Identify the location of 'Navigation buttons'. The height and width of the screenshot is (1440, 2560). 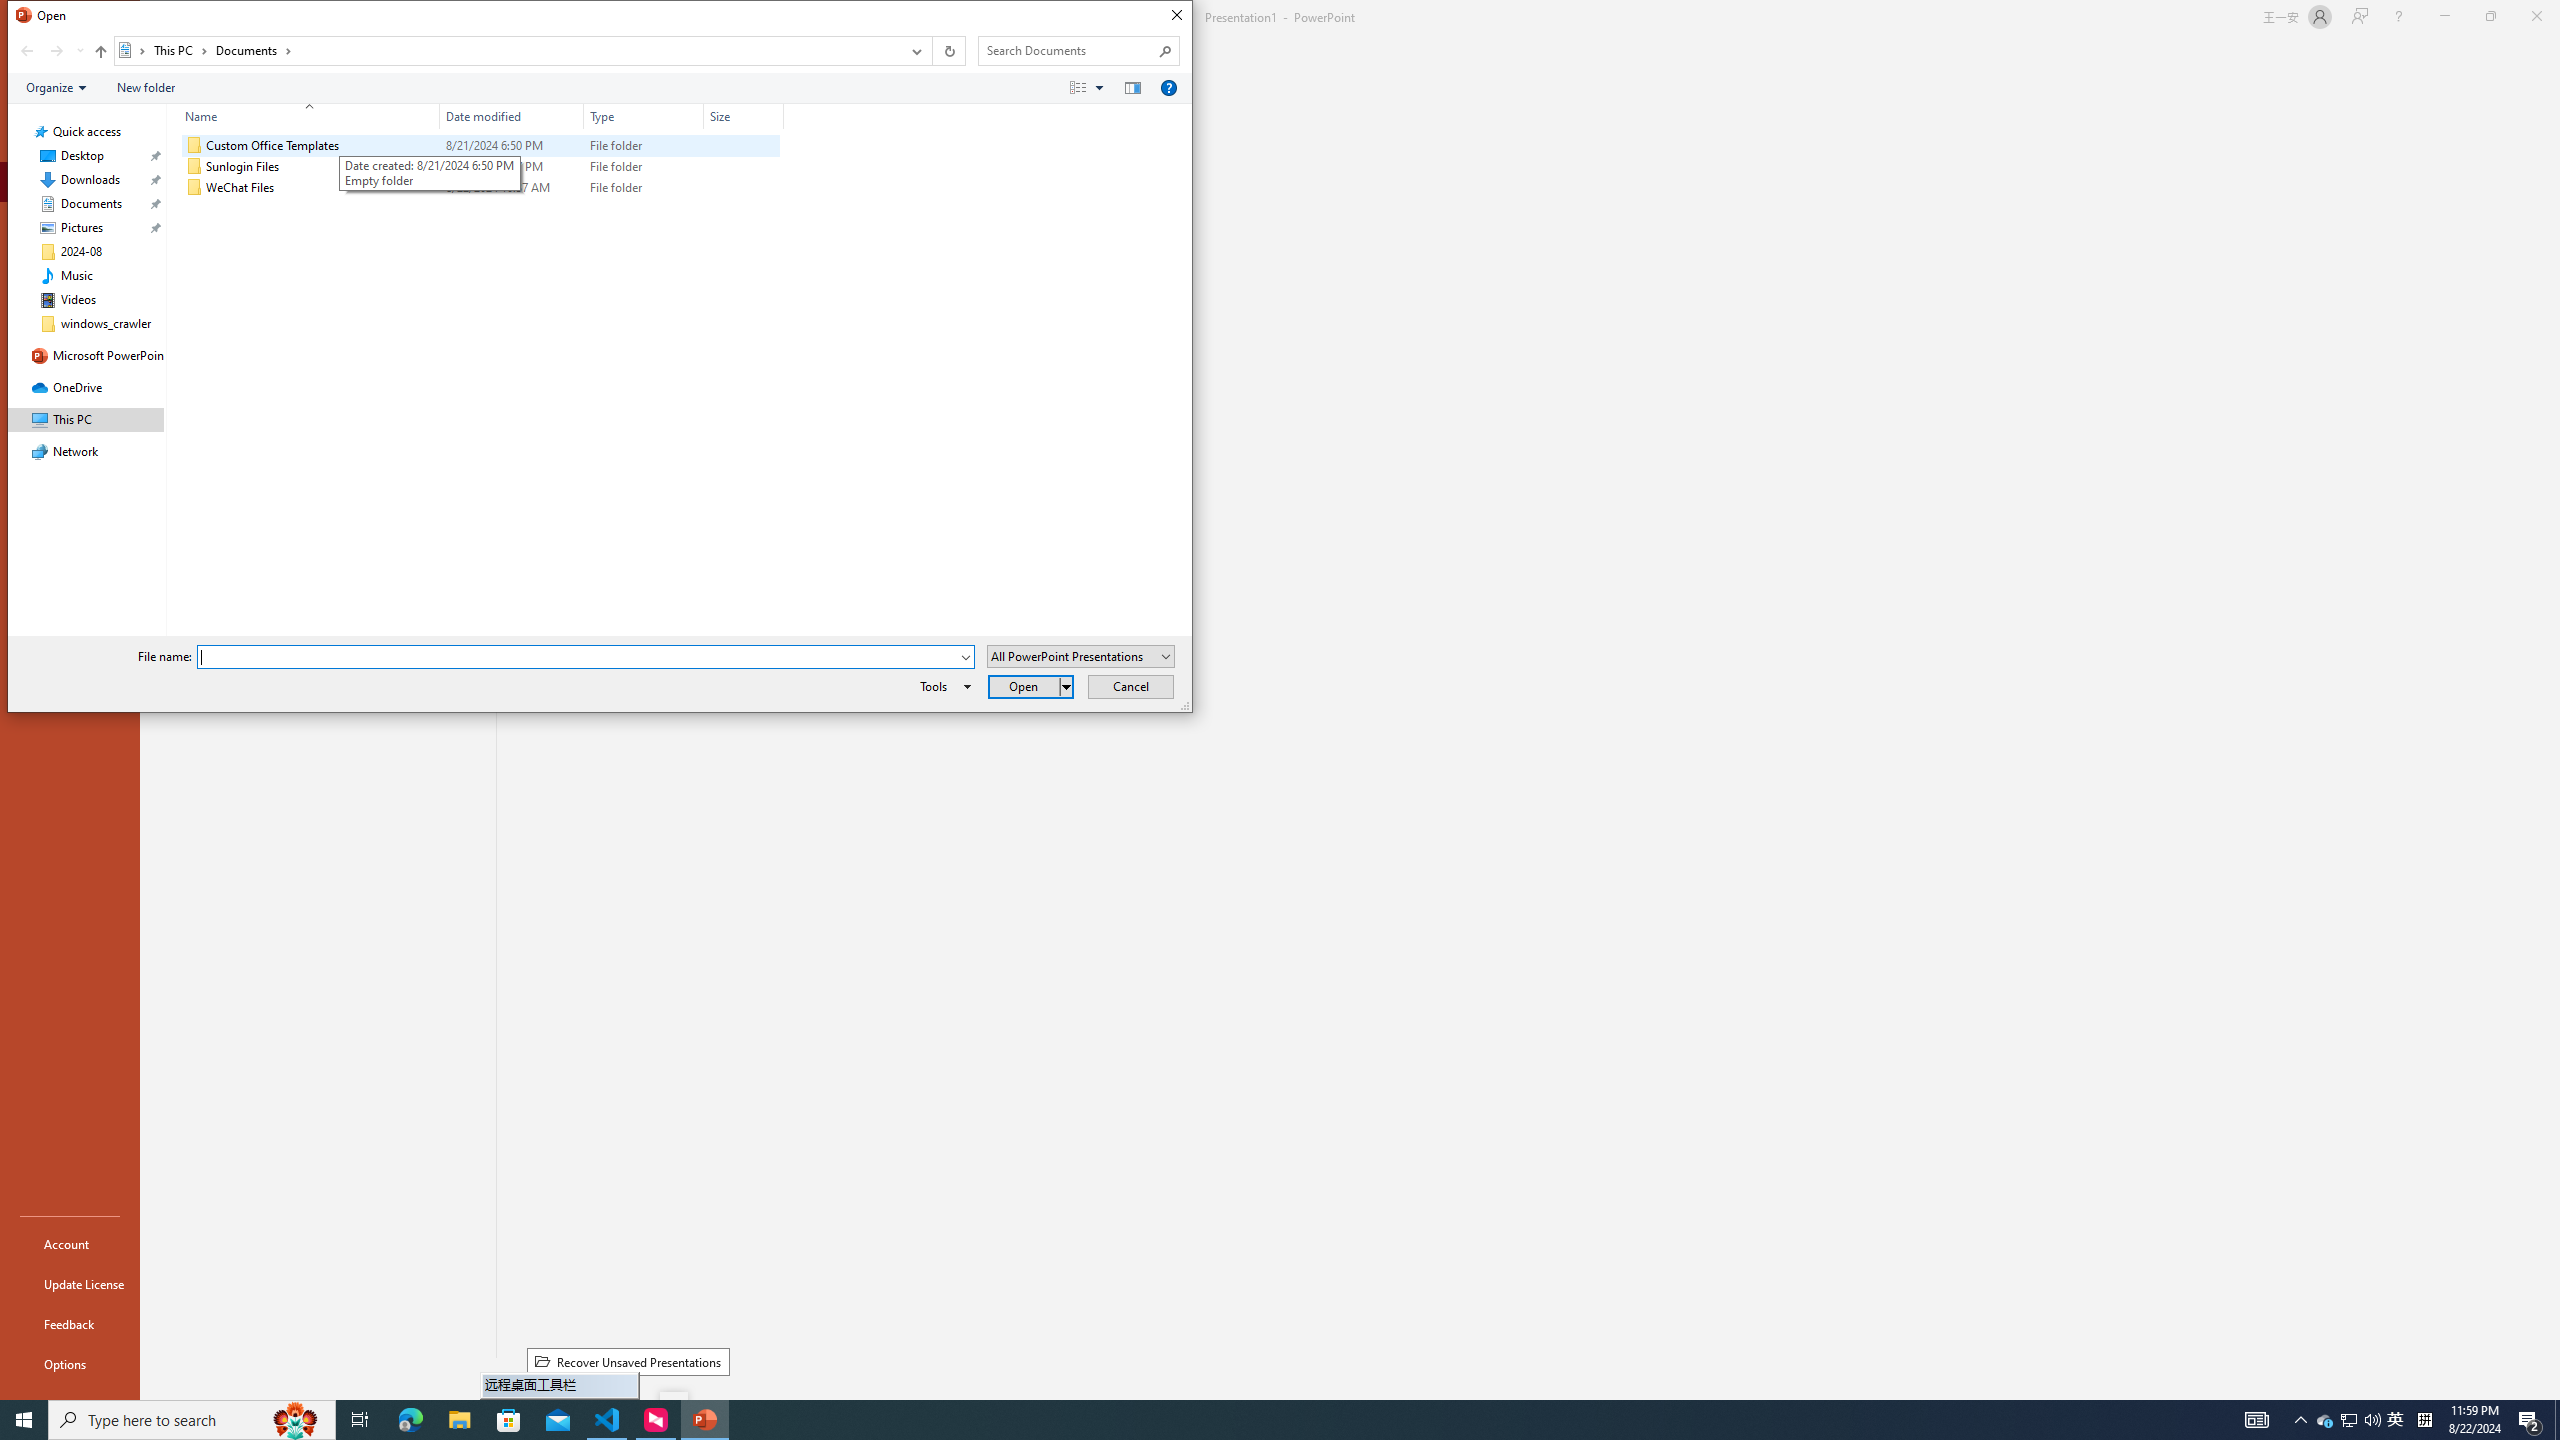
(50, 50).